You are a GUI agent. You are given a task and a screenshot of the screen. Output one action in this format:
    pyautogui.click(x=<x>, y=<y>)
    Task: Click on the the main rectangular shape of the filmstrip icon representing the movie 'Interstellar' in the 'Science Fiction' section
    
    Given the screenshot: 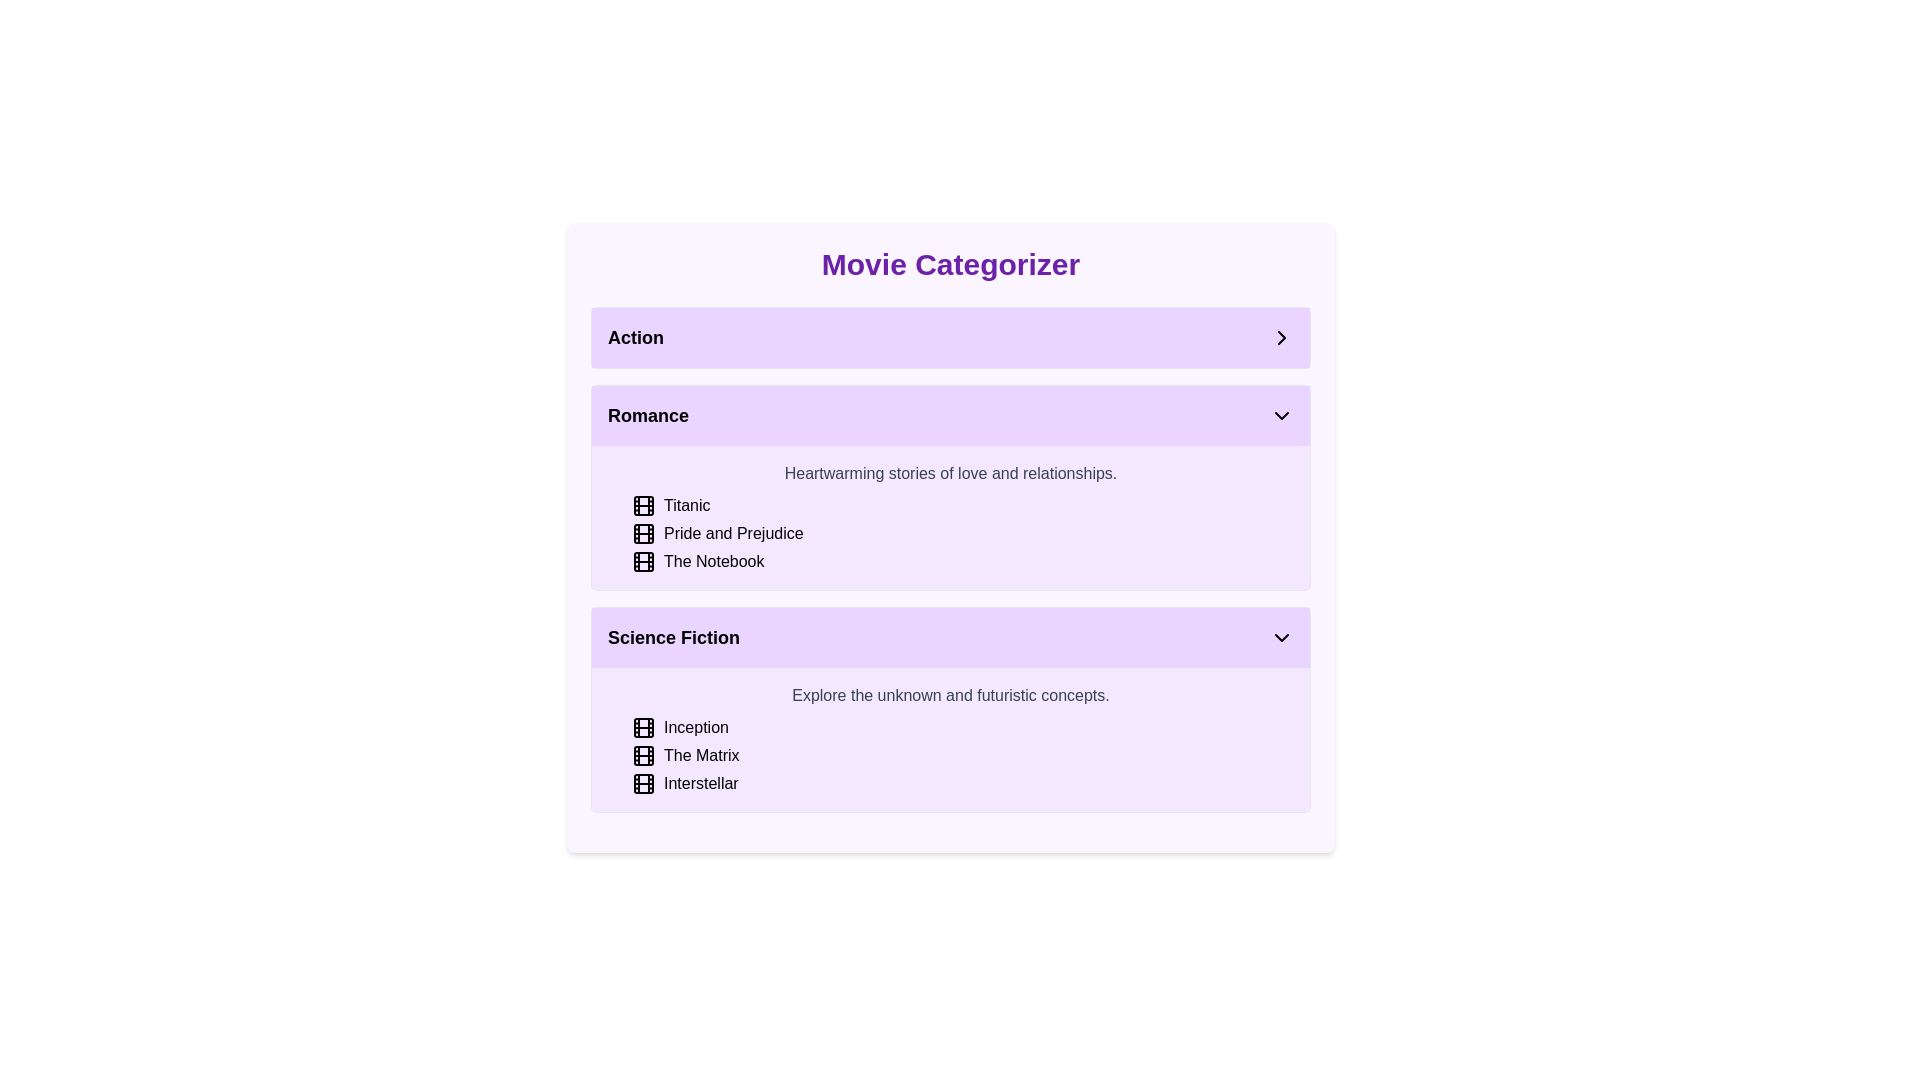 What is the action you would take?
    pyautogui.click(x=643, y=782)
    